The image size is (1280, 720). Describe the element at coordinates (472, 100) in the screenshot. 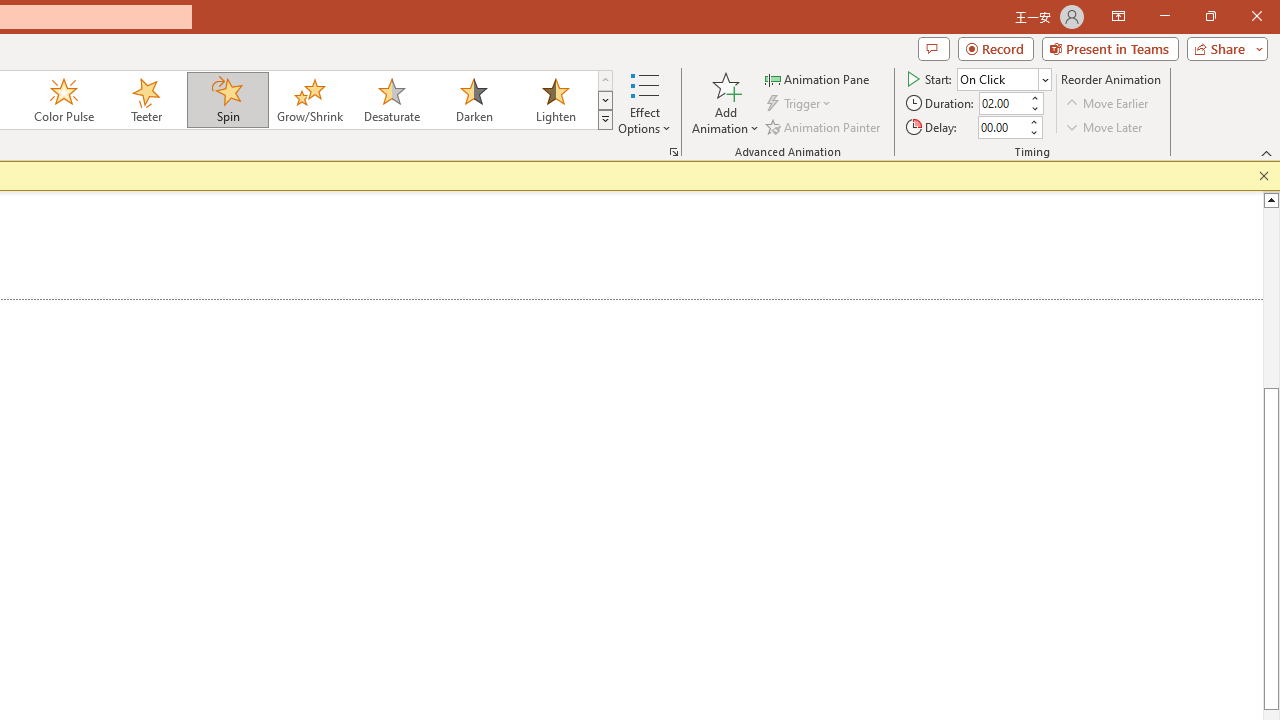

I see `'Darken'` at that location.